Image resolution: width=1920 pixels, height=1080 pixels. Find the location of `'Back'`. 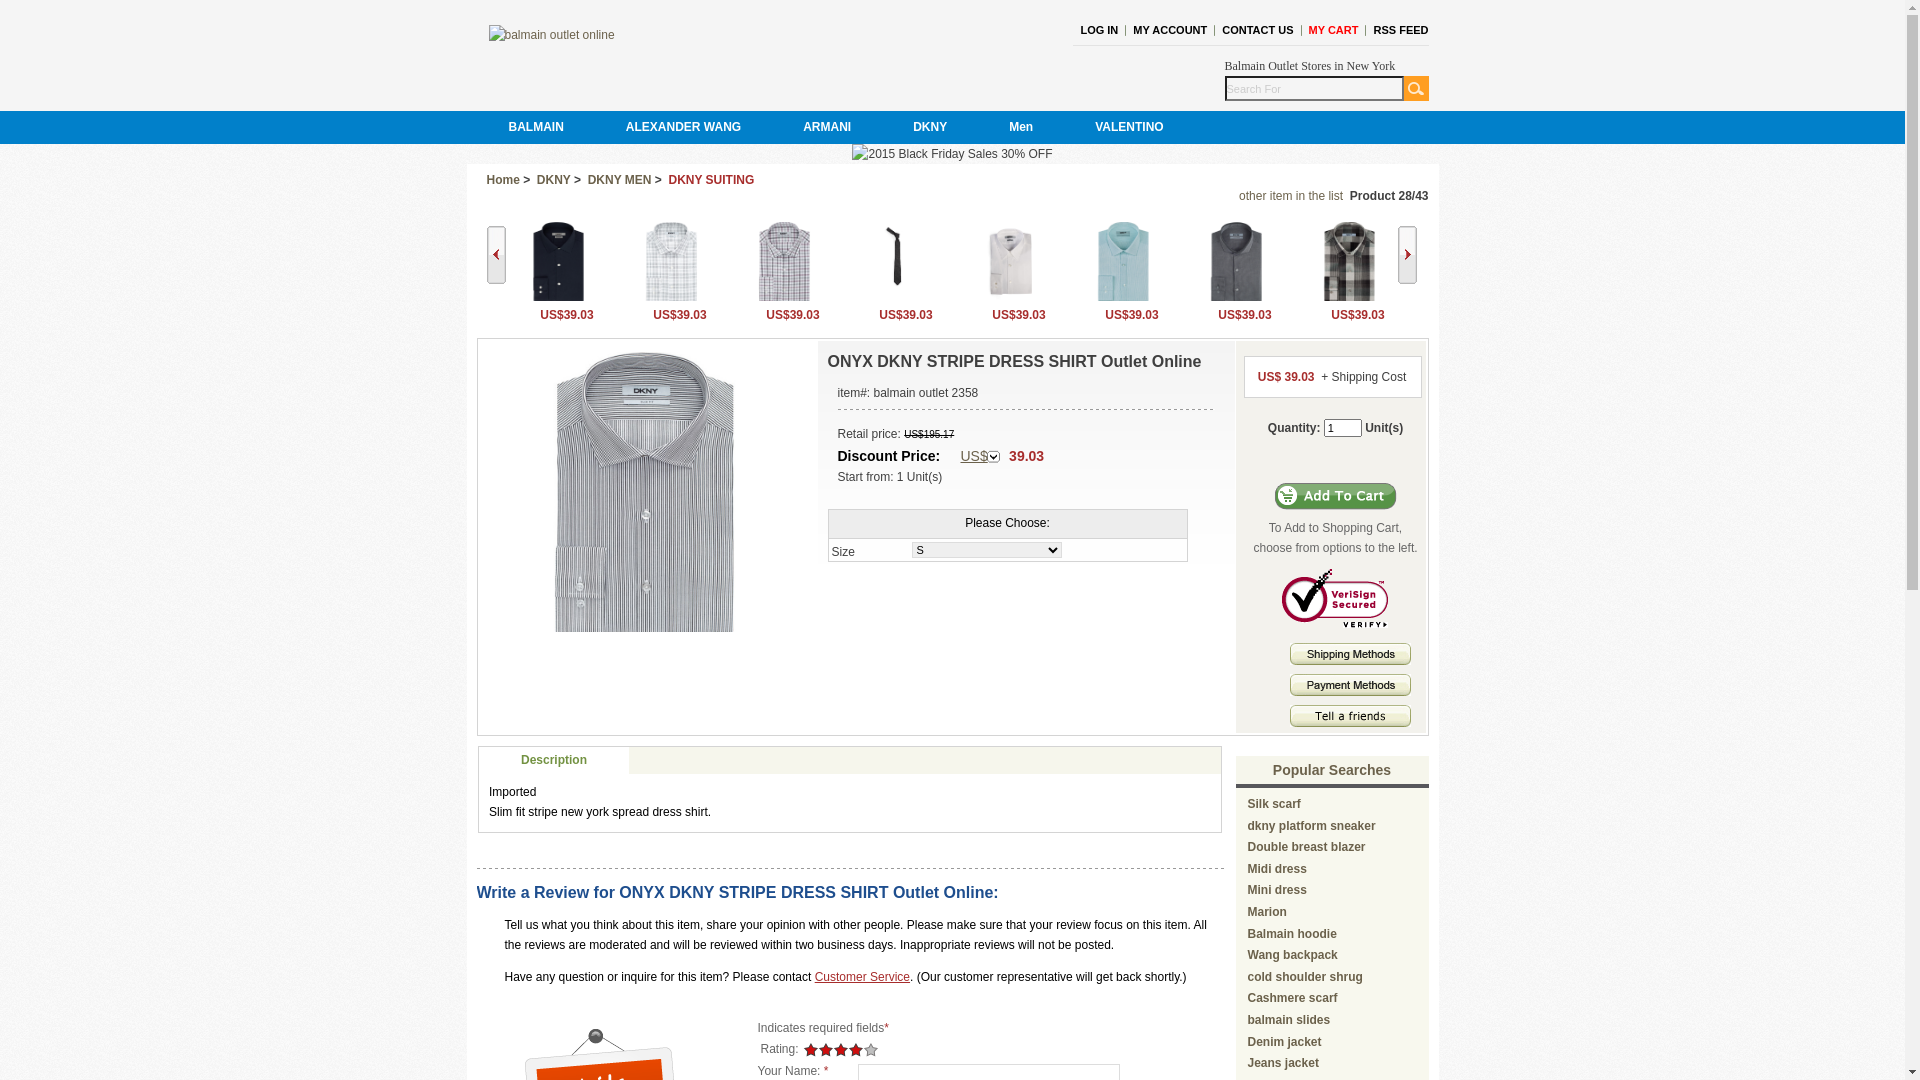

'Back' is located at coordinates (495, 253).